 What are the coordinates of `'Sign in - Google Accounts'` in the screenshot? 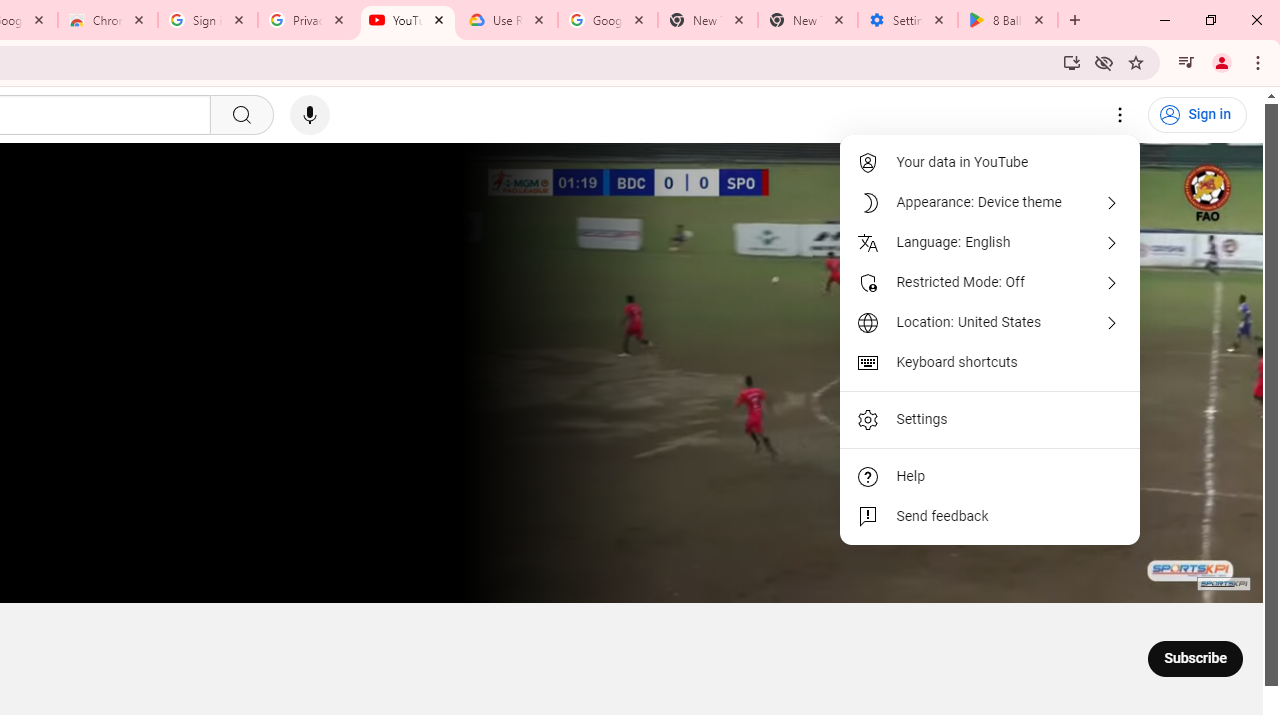 It's located at (208, 20).